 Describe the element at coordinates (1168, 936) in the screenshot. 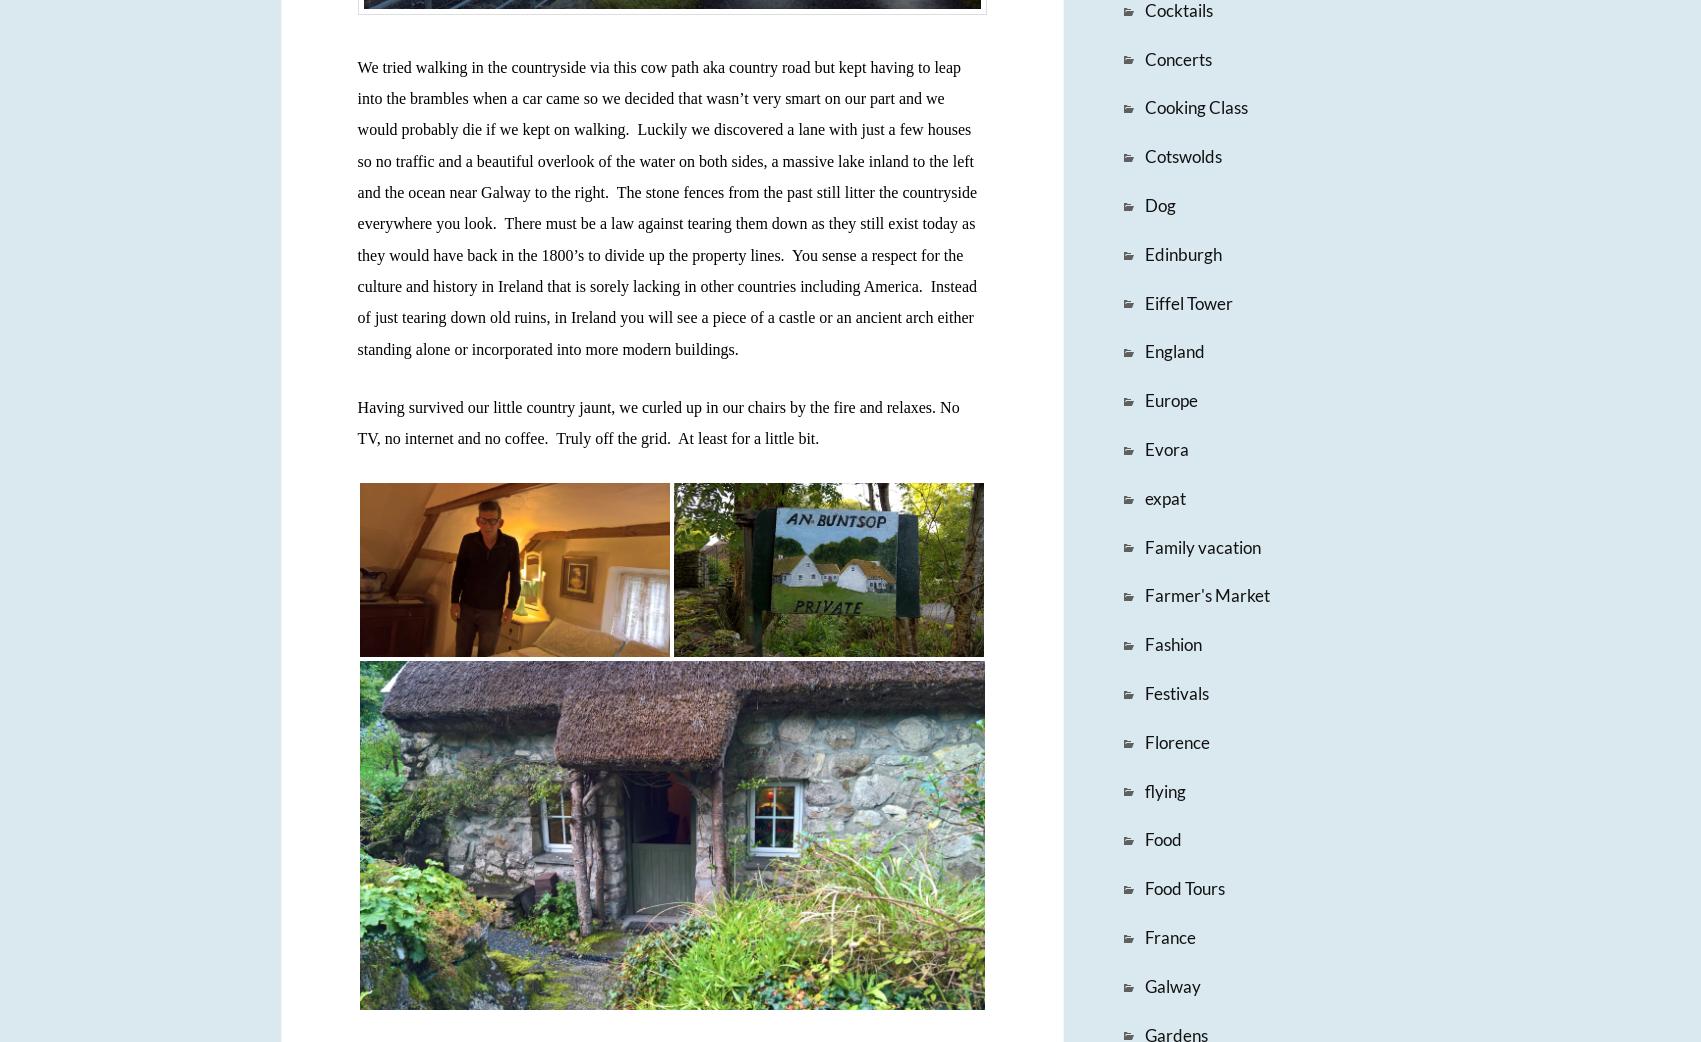

I see `'France'` at that location.